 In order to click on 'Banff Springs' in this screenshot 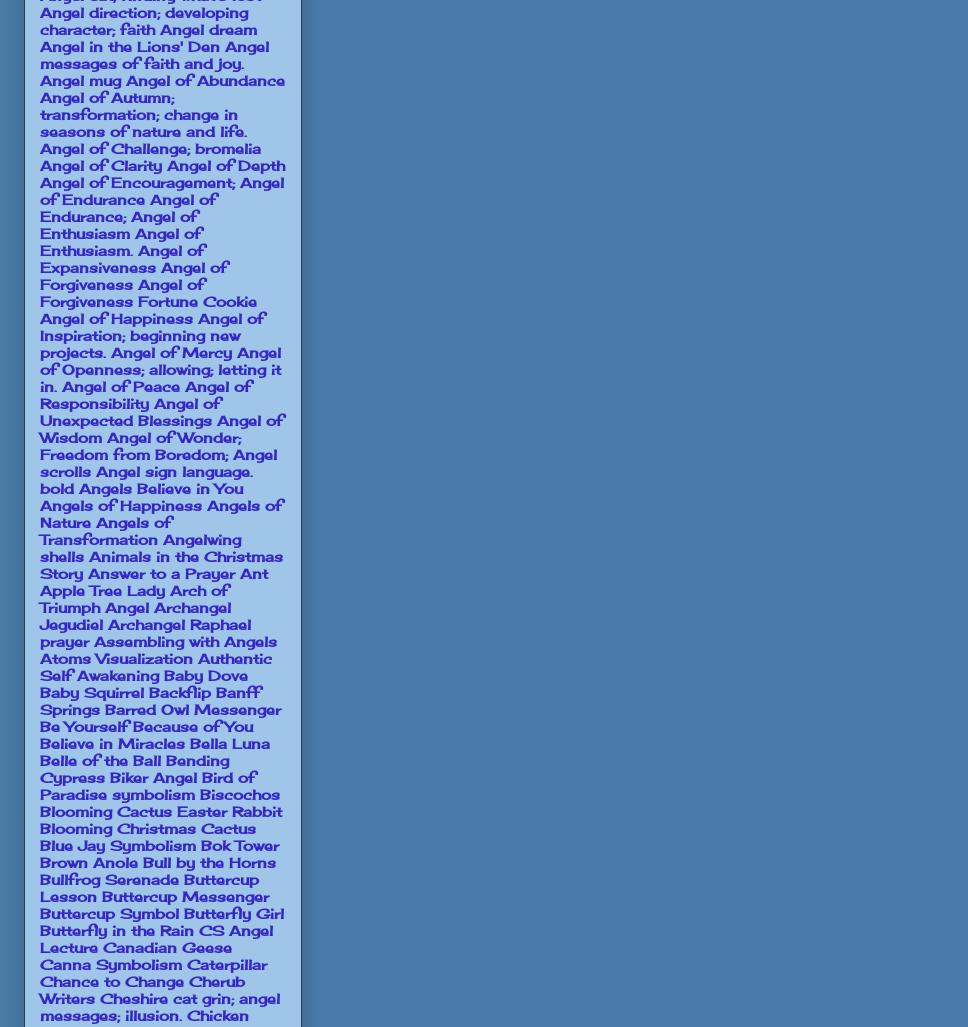, I will do `click(149, 700)`.